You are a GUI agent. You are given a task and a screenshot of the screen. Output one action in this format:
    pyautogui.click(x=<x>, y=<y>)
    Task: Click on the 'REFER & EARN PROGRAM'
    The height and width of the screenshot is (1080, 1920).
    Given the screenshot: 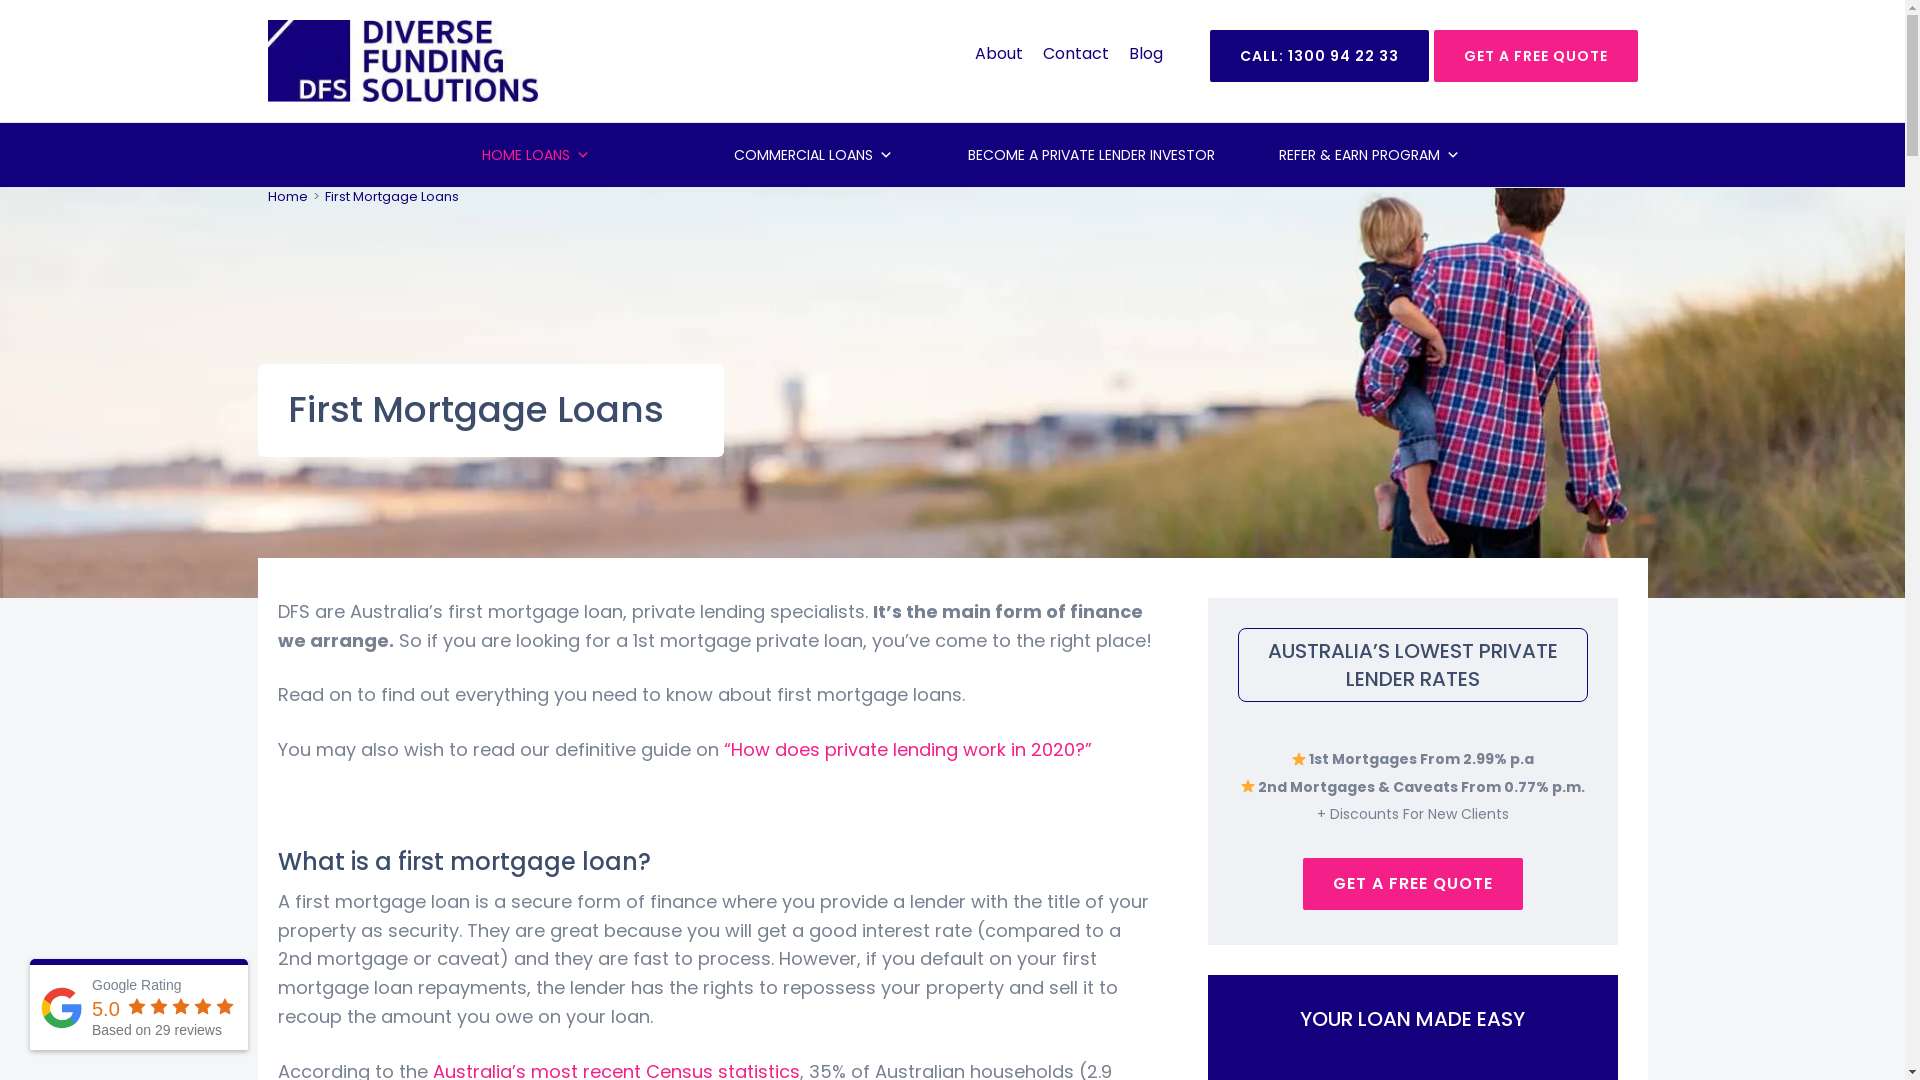 What is the action you would take?
    pyautogui.click(x=1367, y=153)
    